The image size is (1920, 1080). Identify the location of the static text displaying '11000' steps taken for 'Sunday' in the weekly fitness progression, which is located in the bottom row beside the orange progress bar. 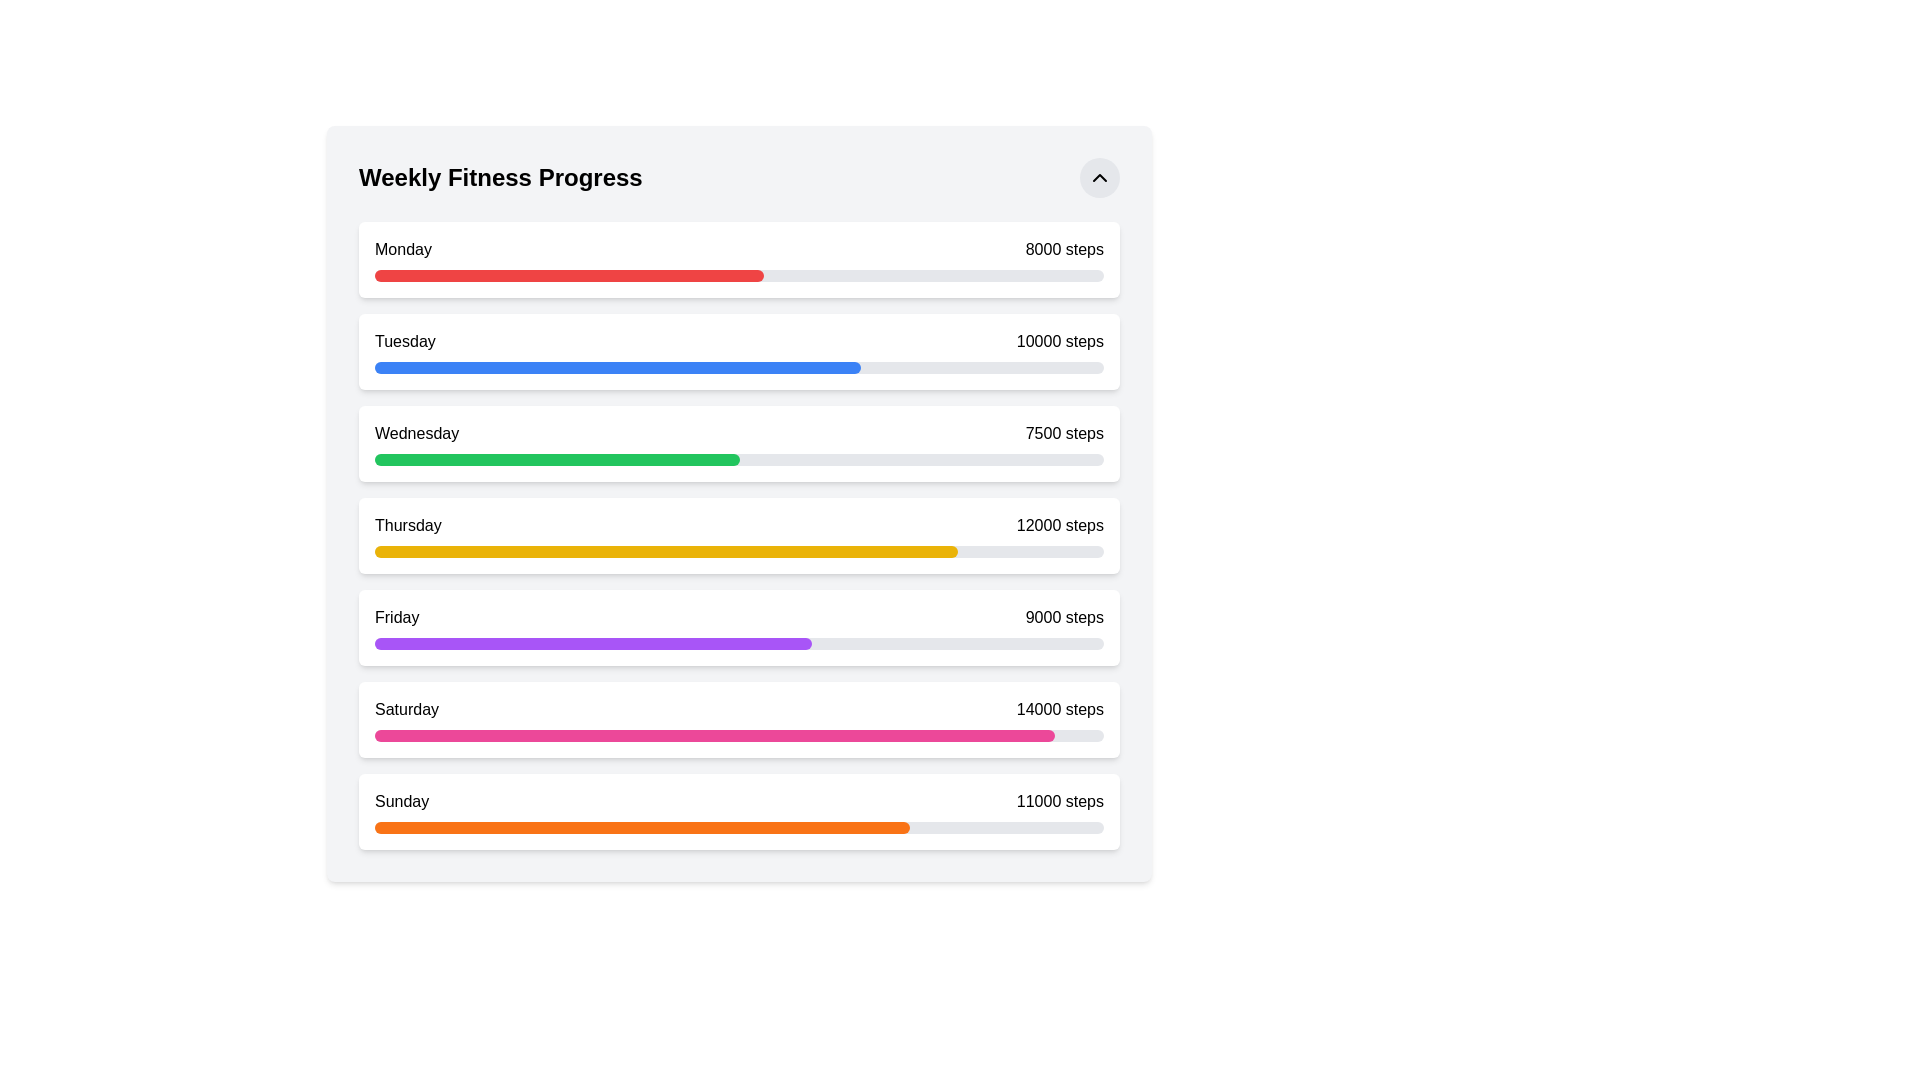
(1059, 801).